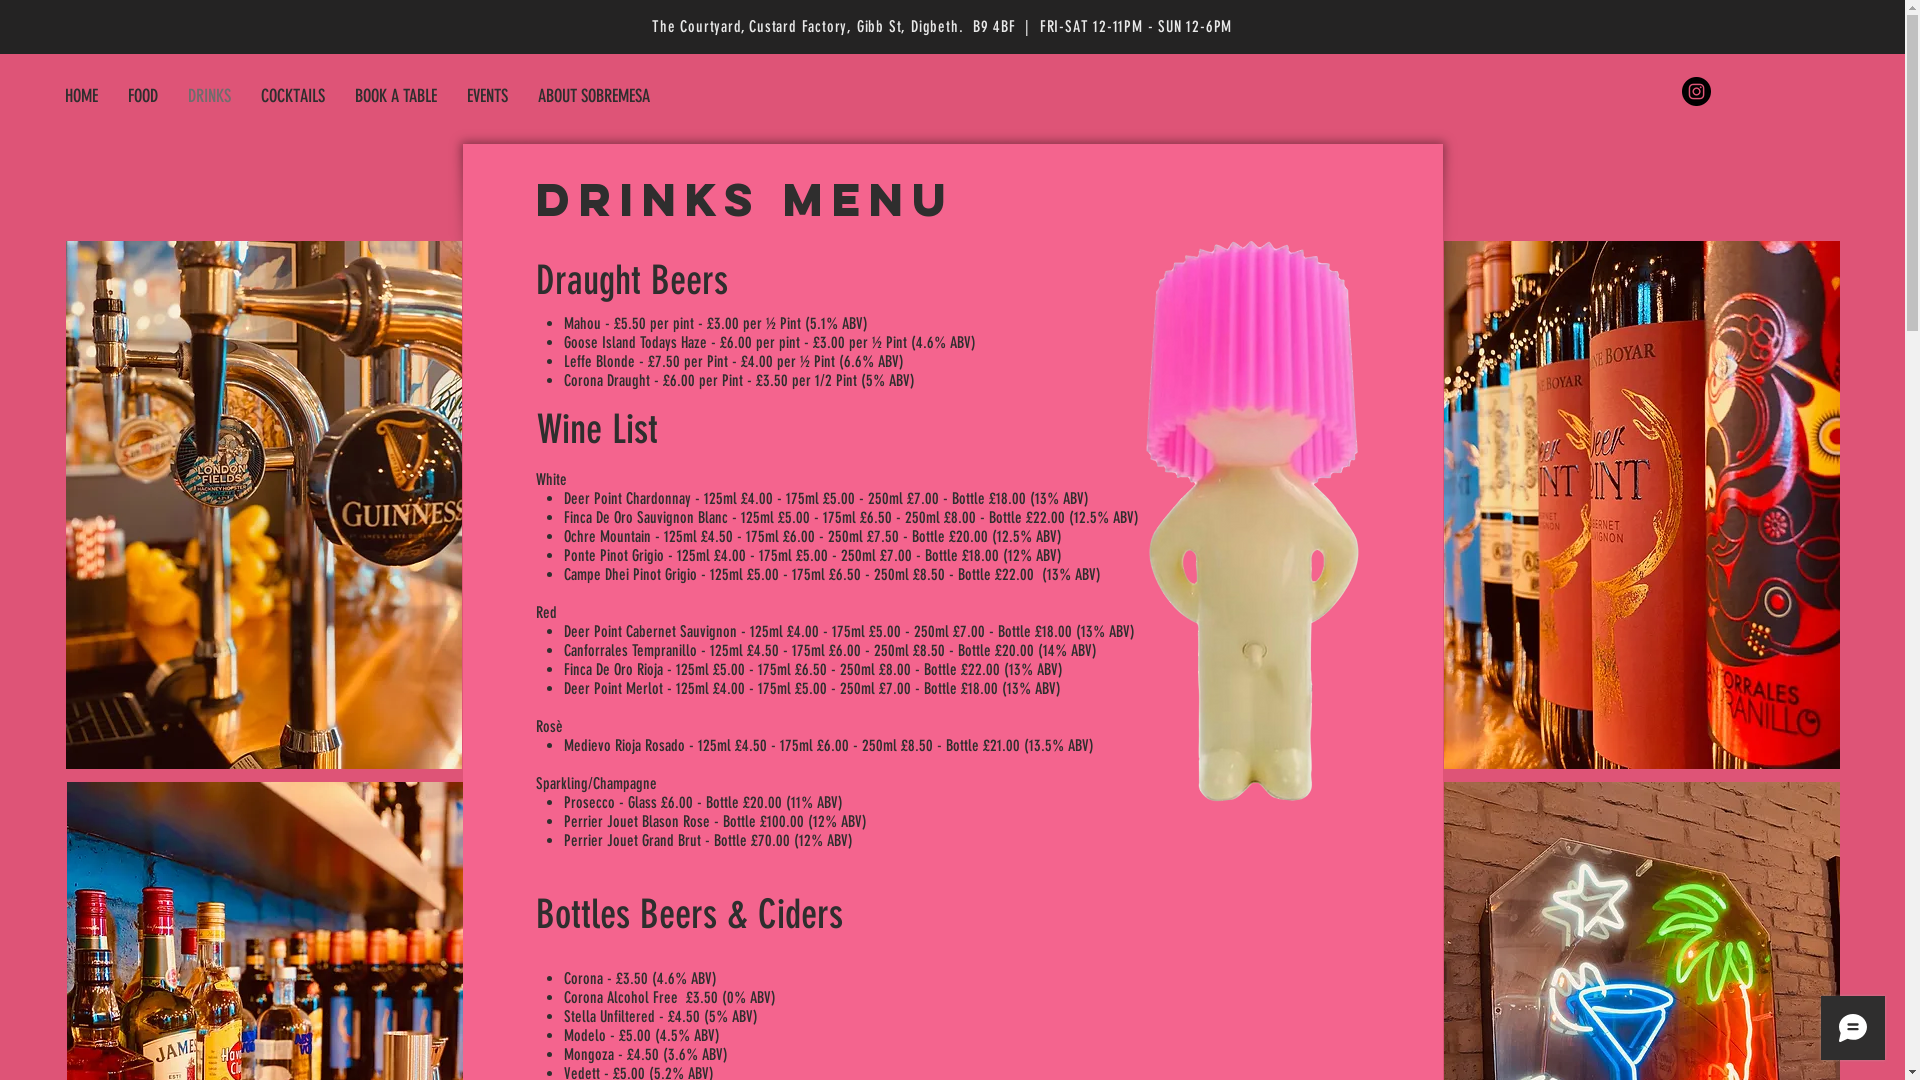  What do you see at coordinates (593, 96) in the screenshot?
I see `'ABOUT SOBREMESA'` at bounding box center [593, 96].